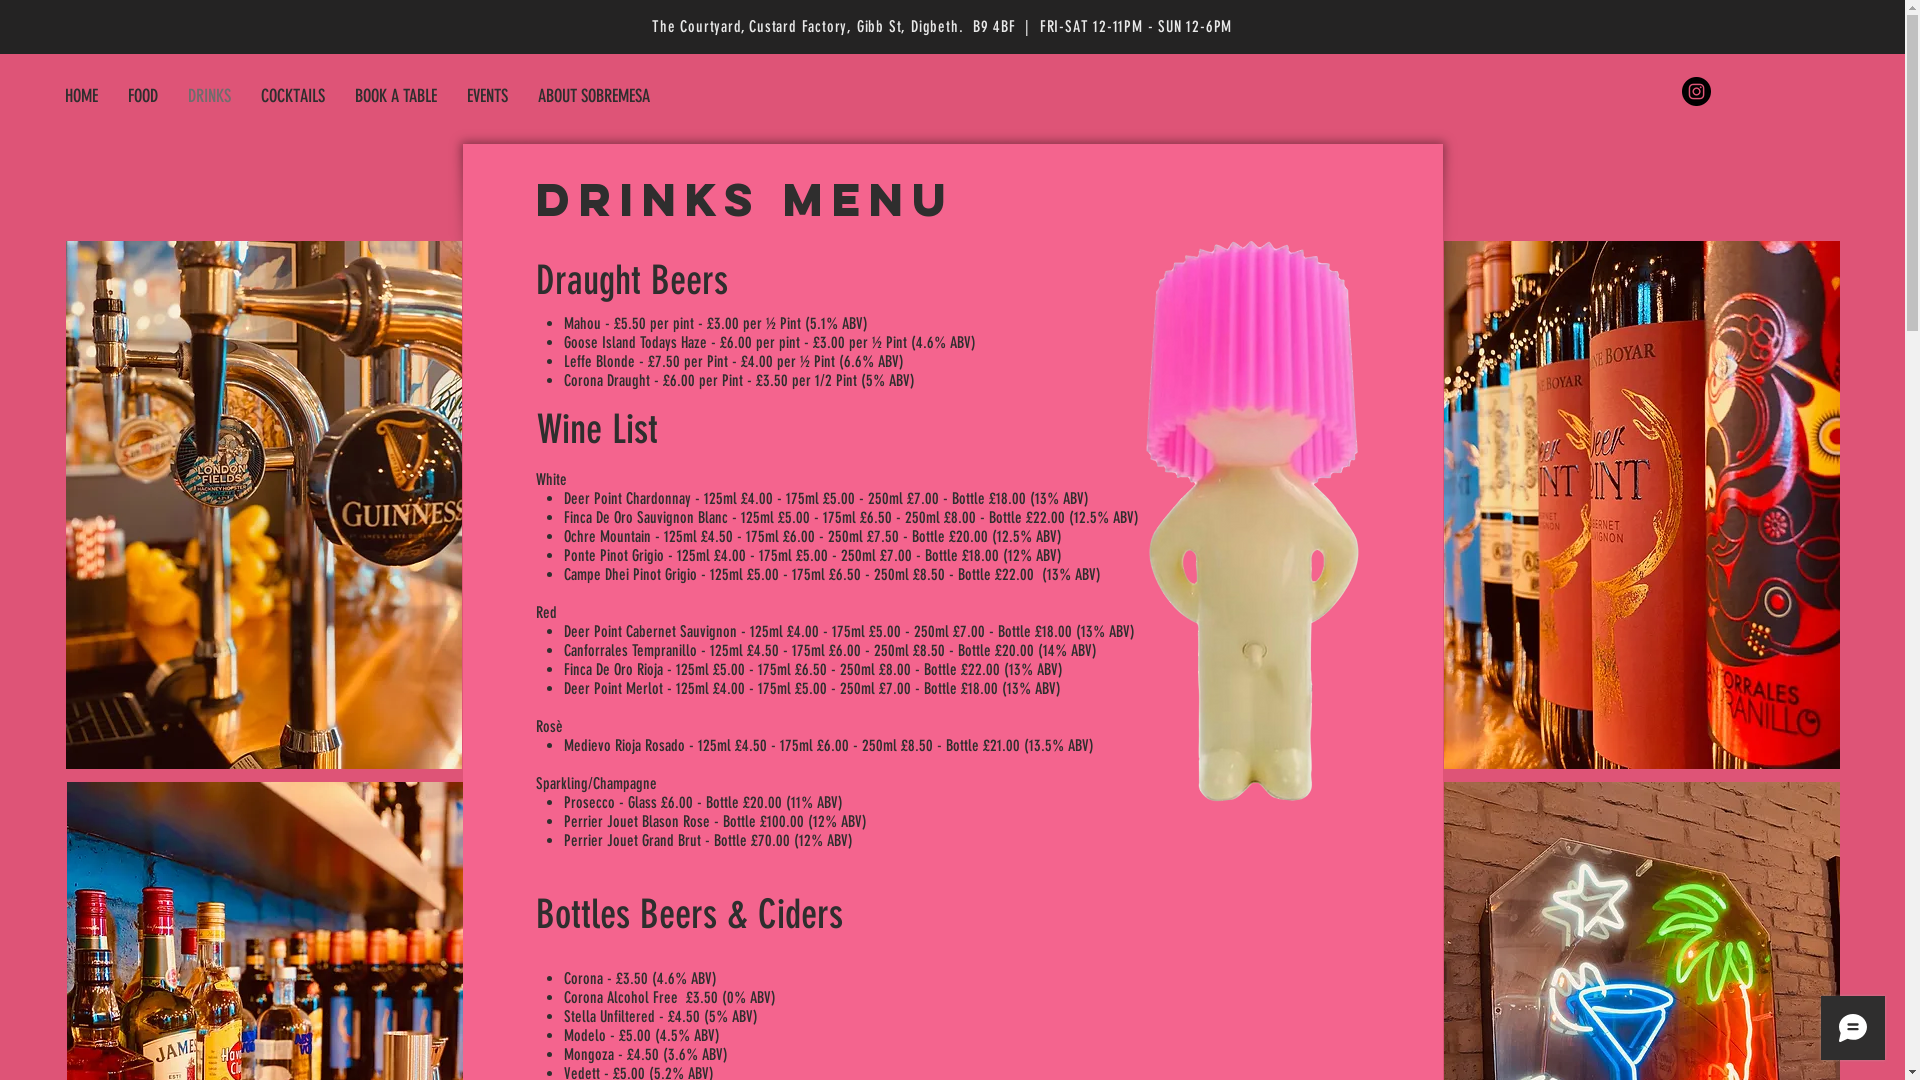  What do you see at coordinates (593, 96) in the screenshot?
I see `'ABOUT SOBREMESA'` at bounding box center [593, 96].